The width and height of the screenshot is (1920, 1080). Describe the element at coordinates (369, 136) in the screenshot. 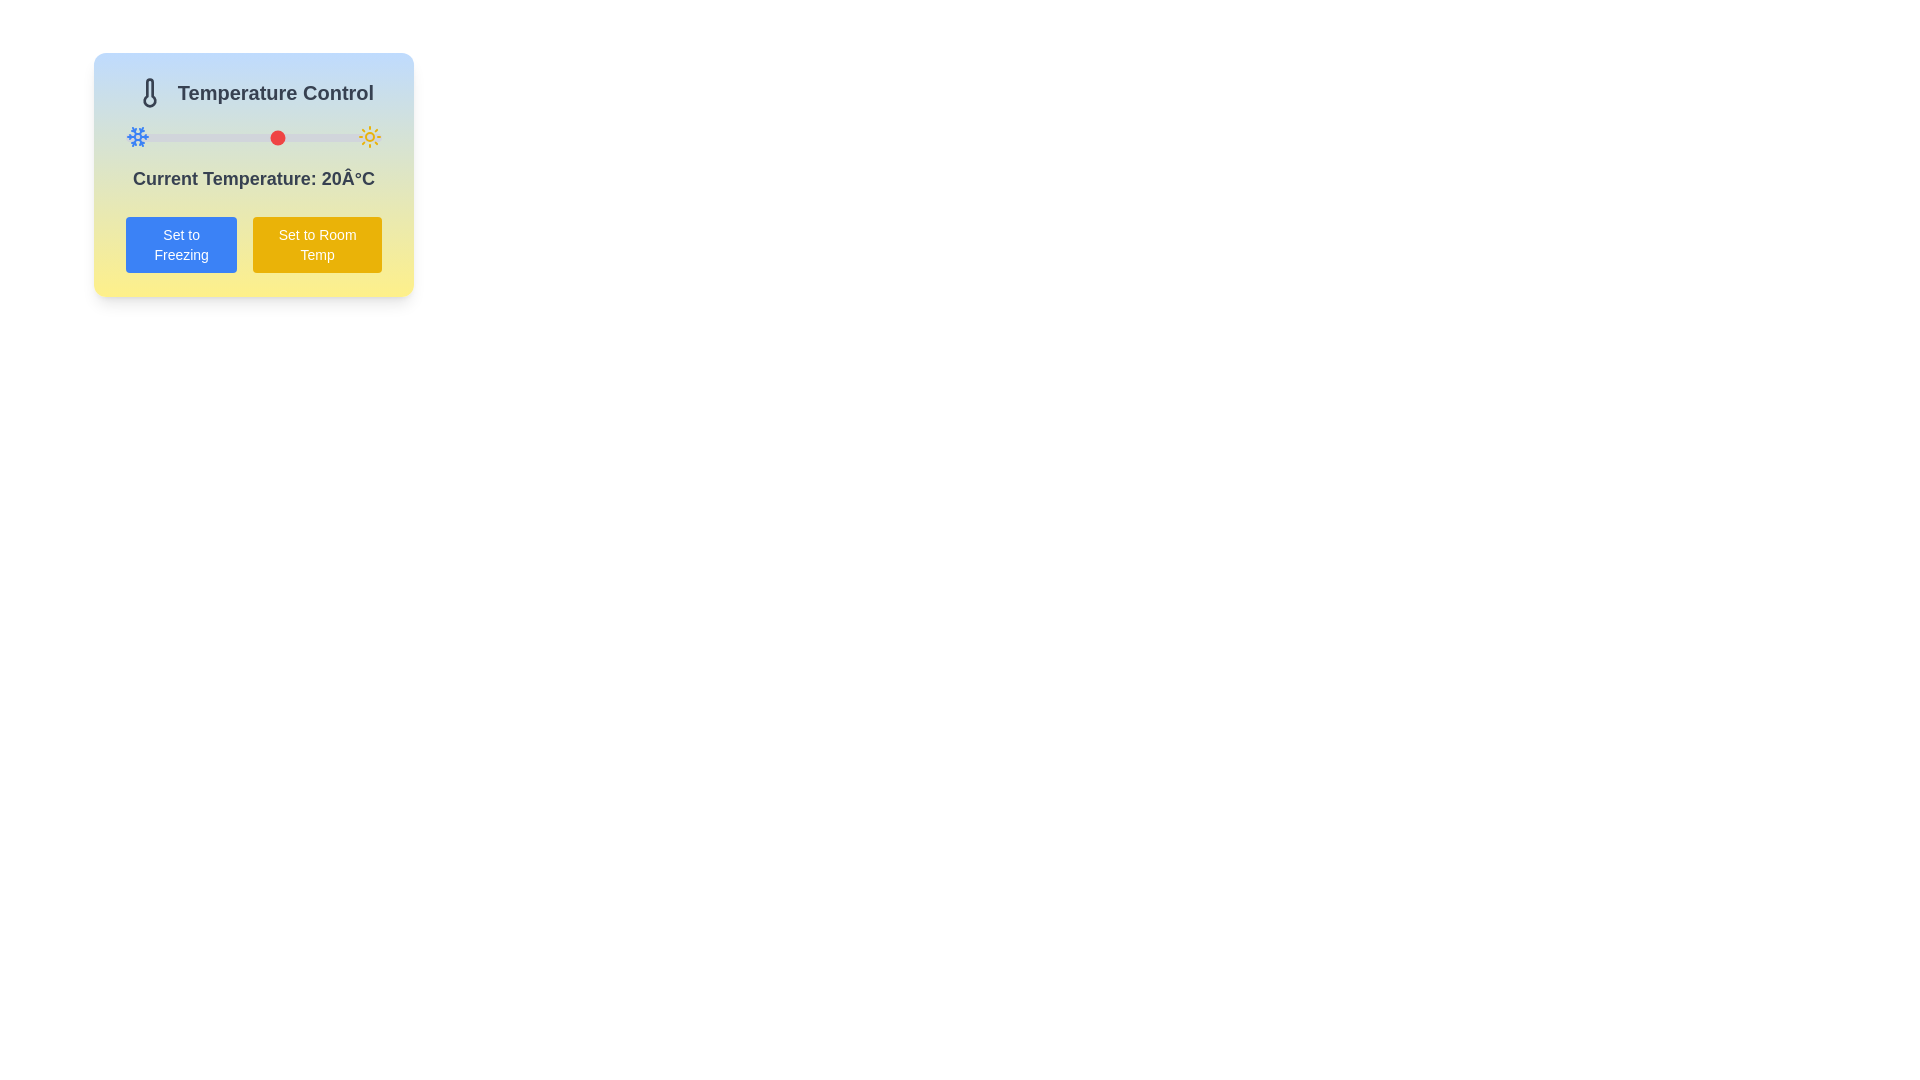

I see `the temperature icon located in the top-right corner of the 'Temperature Control' box, which represents higher temperature settings` at that location.